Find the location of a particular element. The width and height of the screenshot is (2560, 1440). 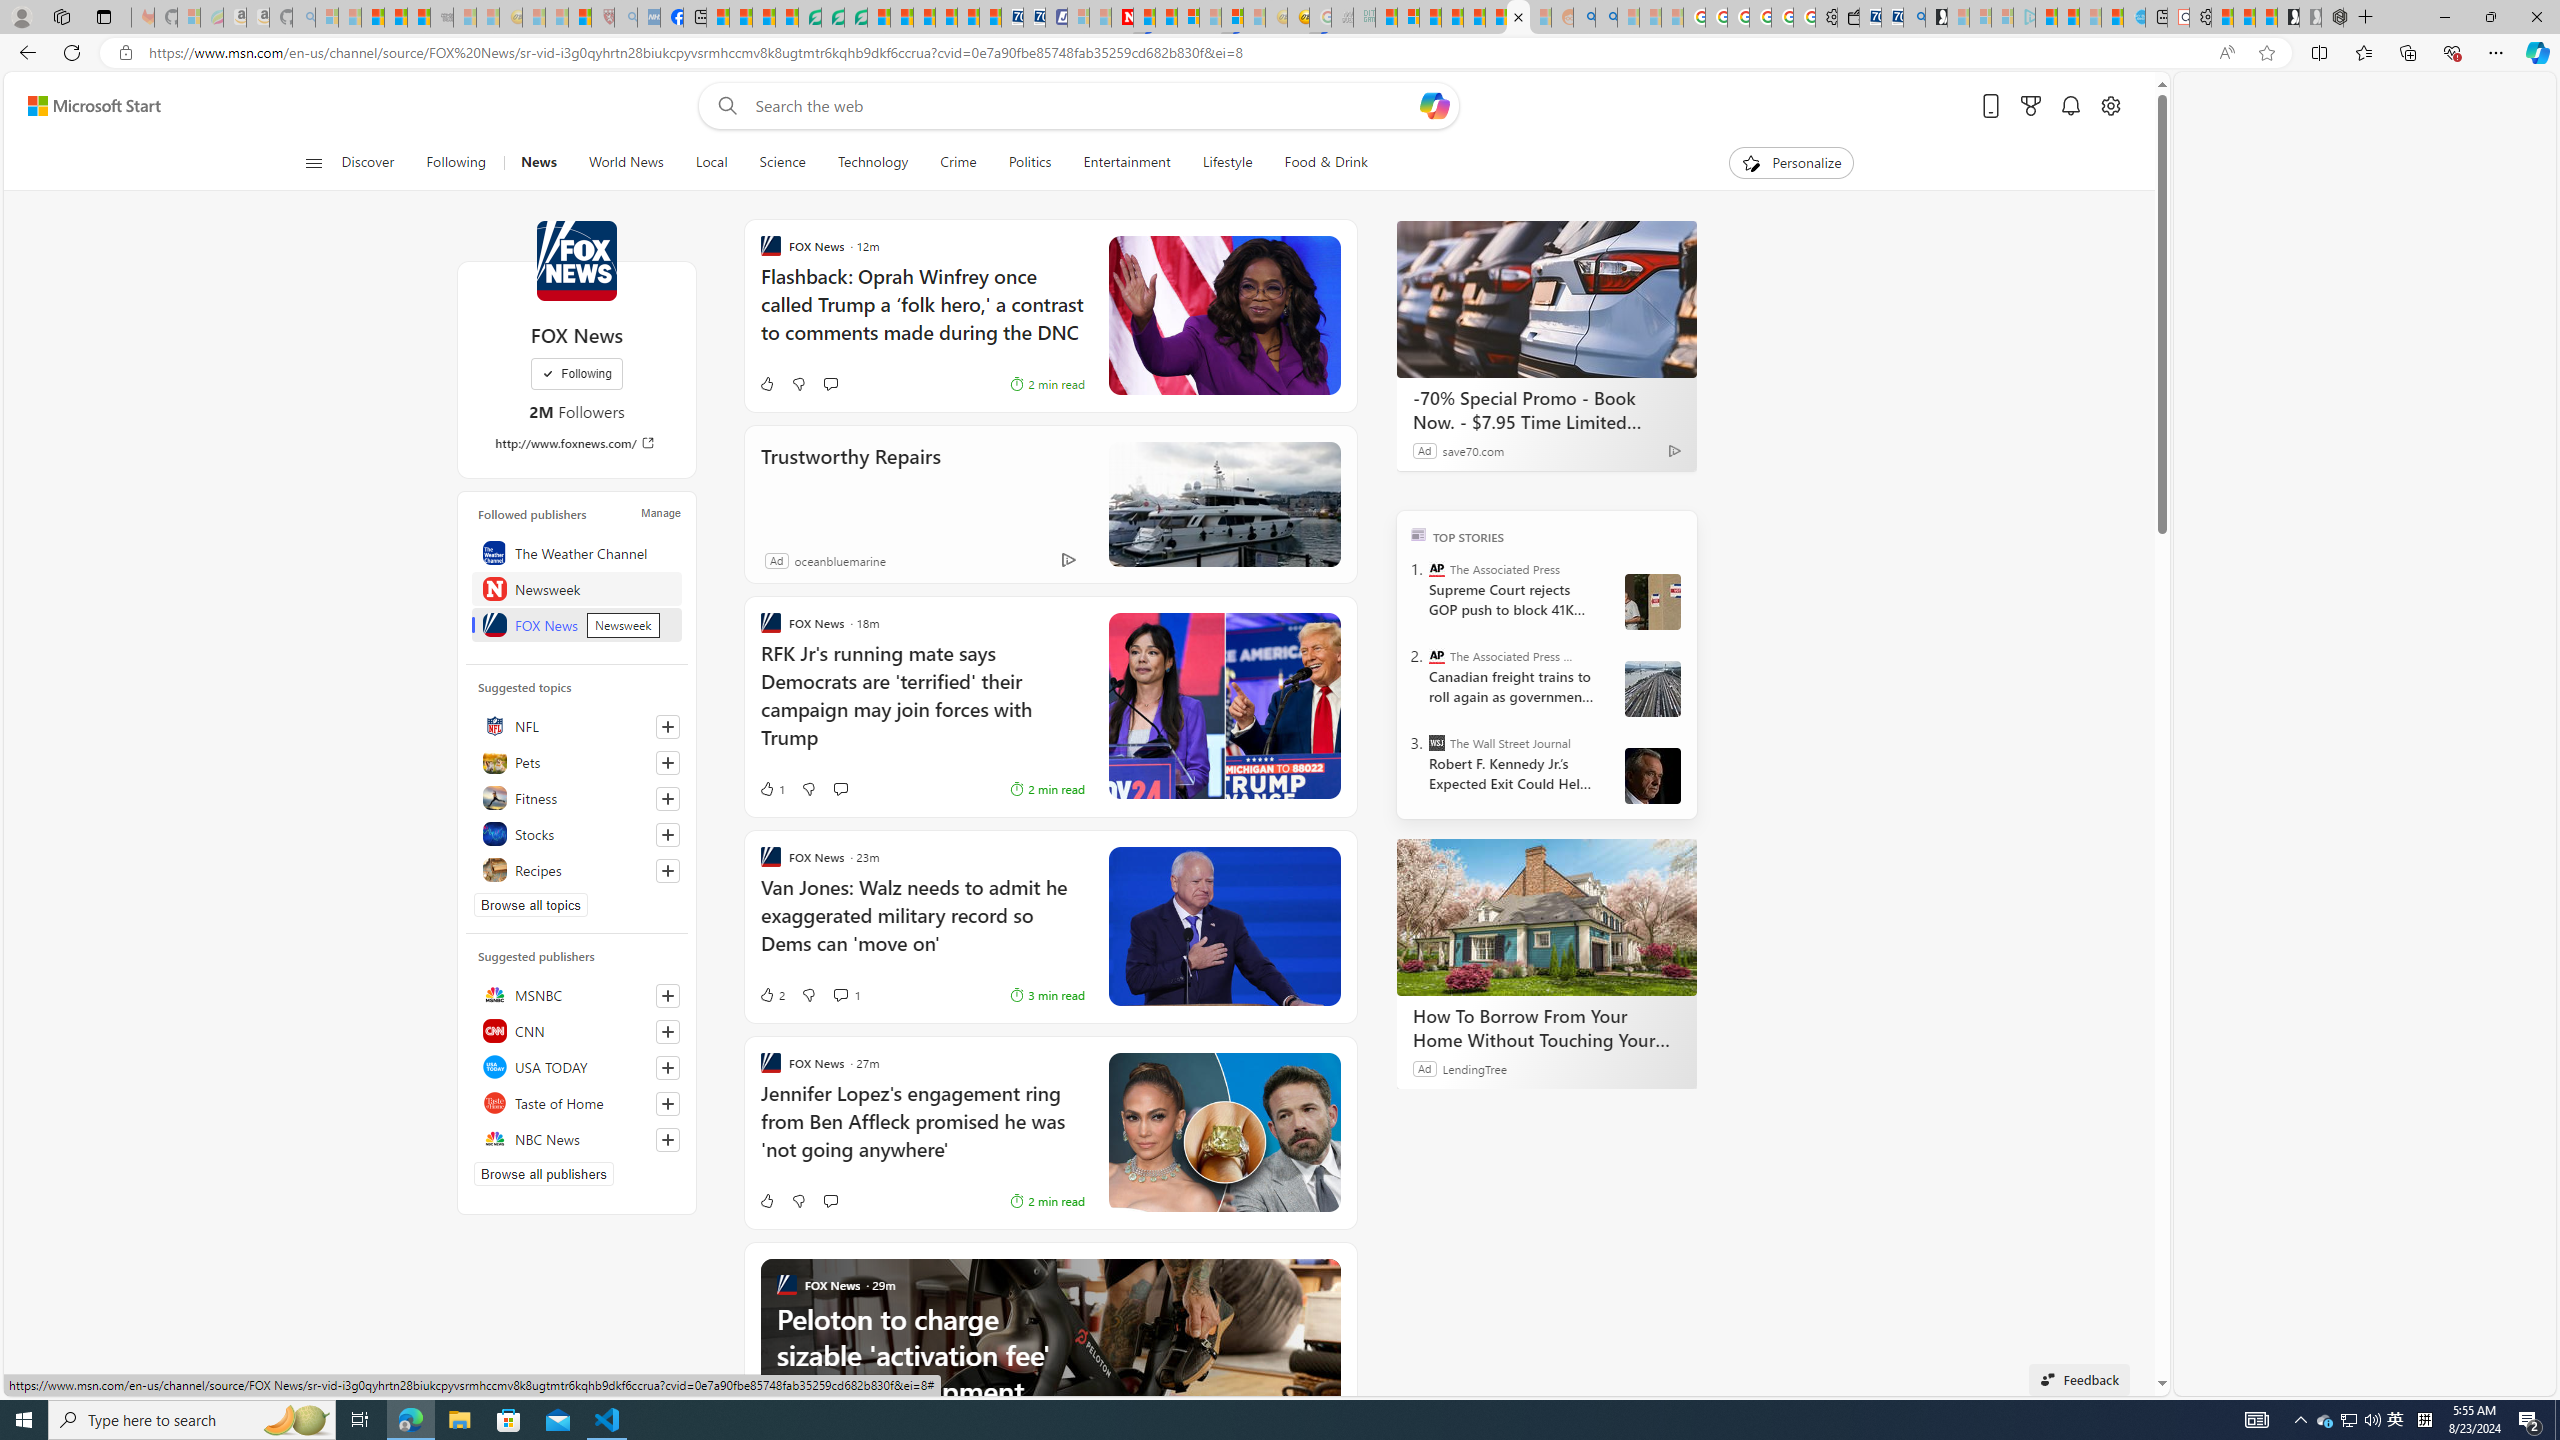

'Trustworthy RepairsAdoceanbluemarine' is located at coordinates (1048, 503).